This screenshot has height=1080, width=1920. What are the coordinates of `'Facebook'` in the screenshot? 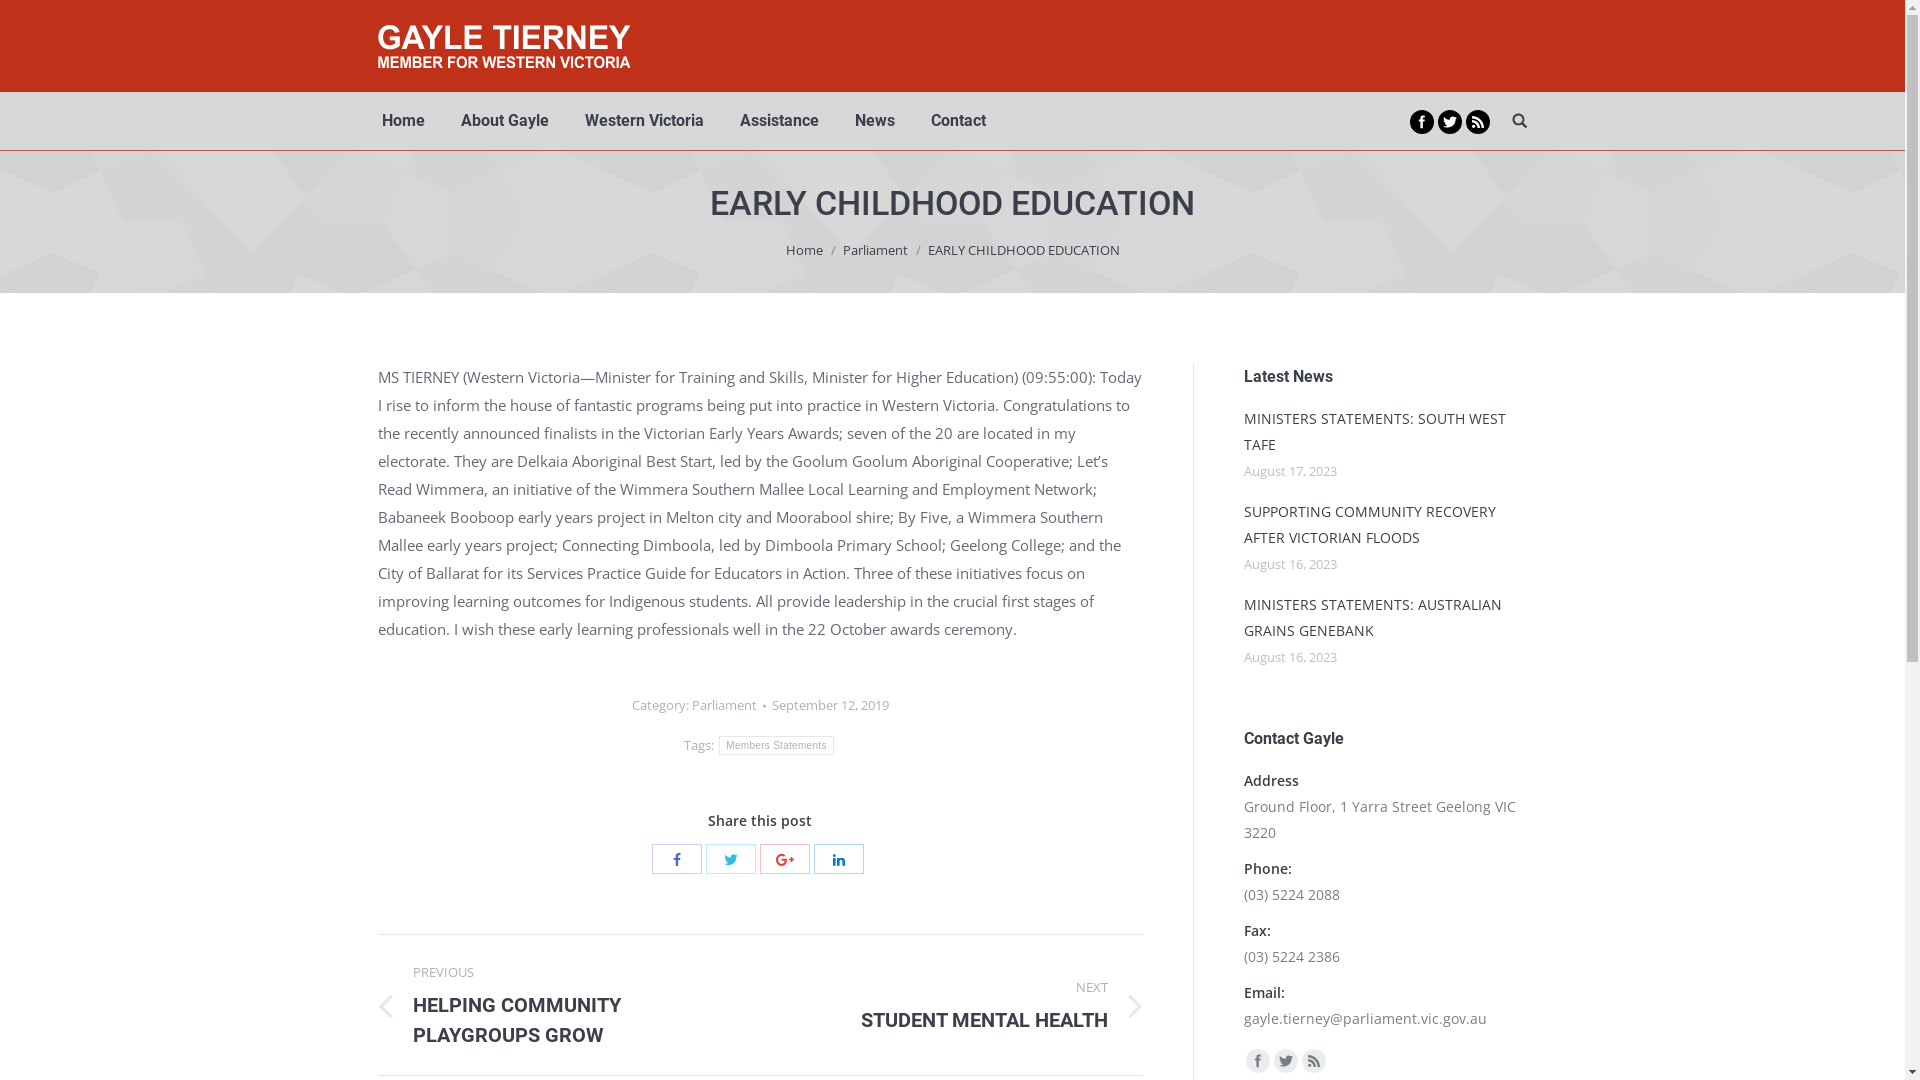 It's located at (1420, 122).